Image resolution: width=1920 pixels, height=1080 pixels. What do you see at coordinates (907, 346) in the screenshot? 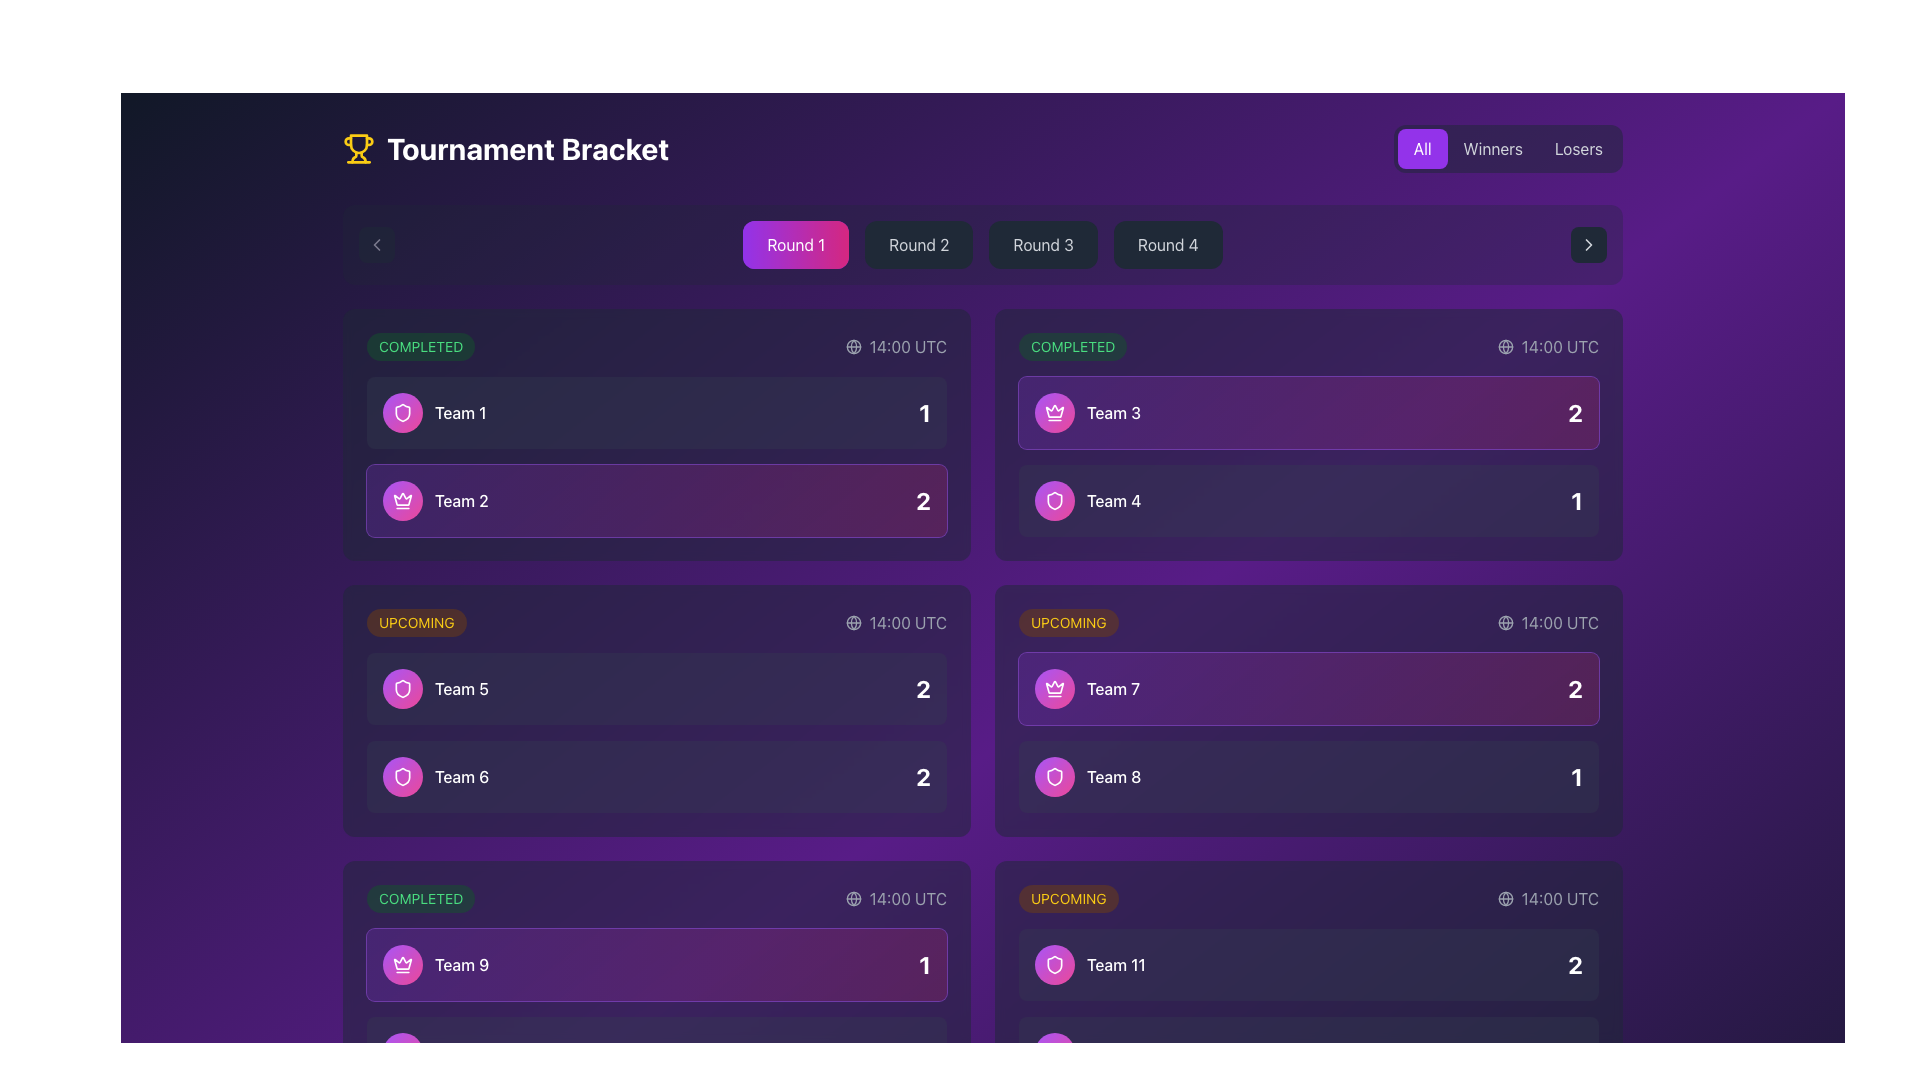
I see `text displayed in the time indication label located in the top section of the layout, right-aligned next to a globe icon` at bounding box center [907, 346].